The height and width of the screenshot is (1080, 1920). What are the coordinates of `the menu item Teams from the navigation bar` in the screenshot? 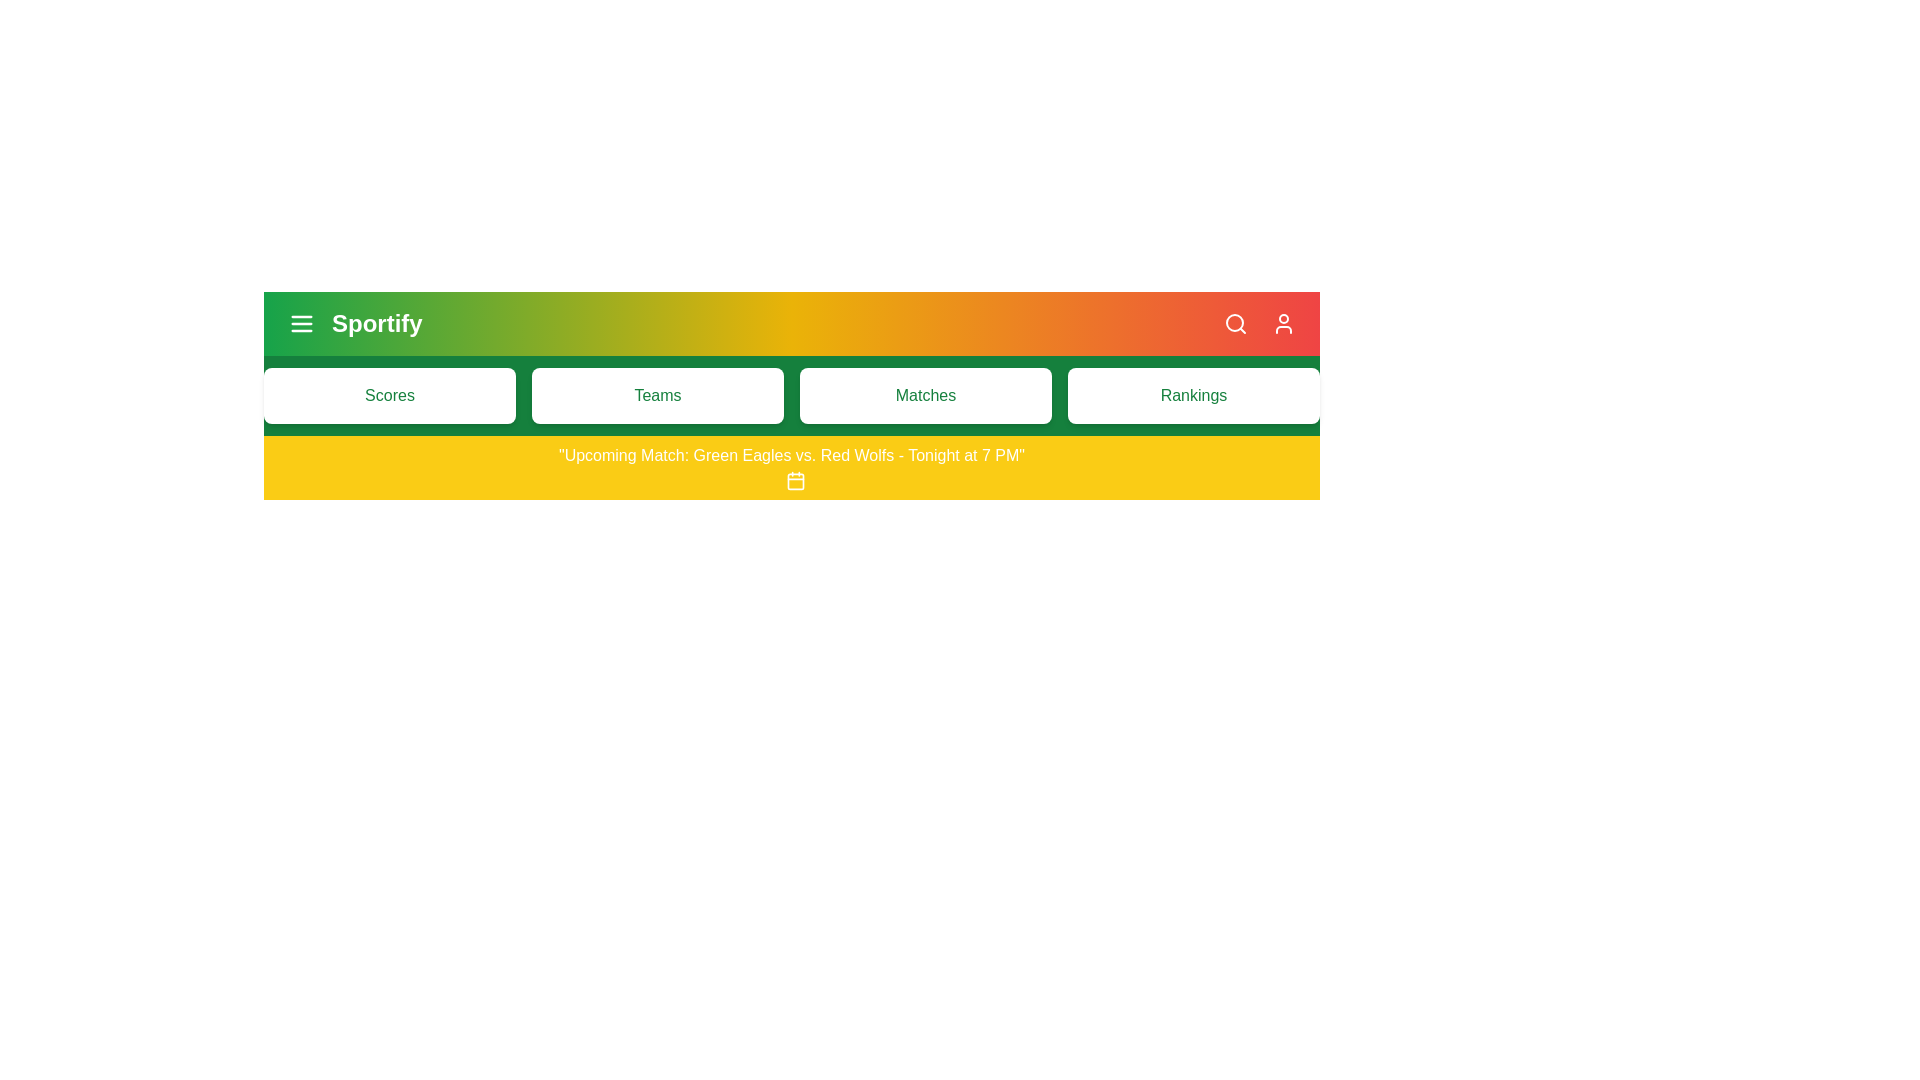 It's located at (657, 396).